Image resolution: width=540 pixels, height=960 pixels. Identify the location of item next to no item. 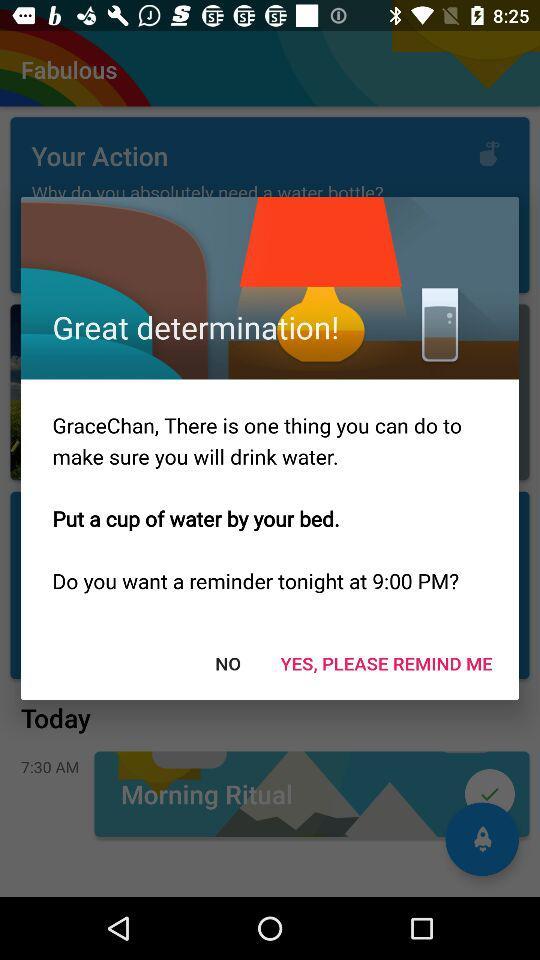
(386, 663).